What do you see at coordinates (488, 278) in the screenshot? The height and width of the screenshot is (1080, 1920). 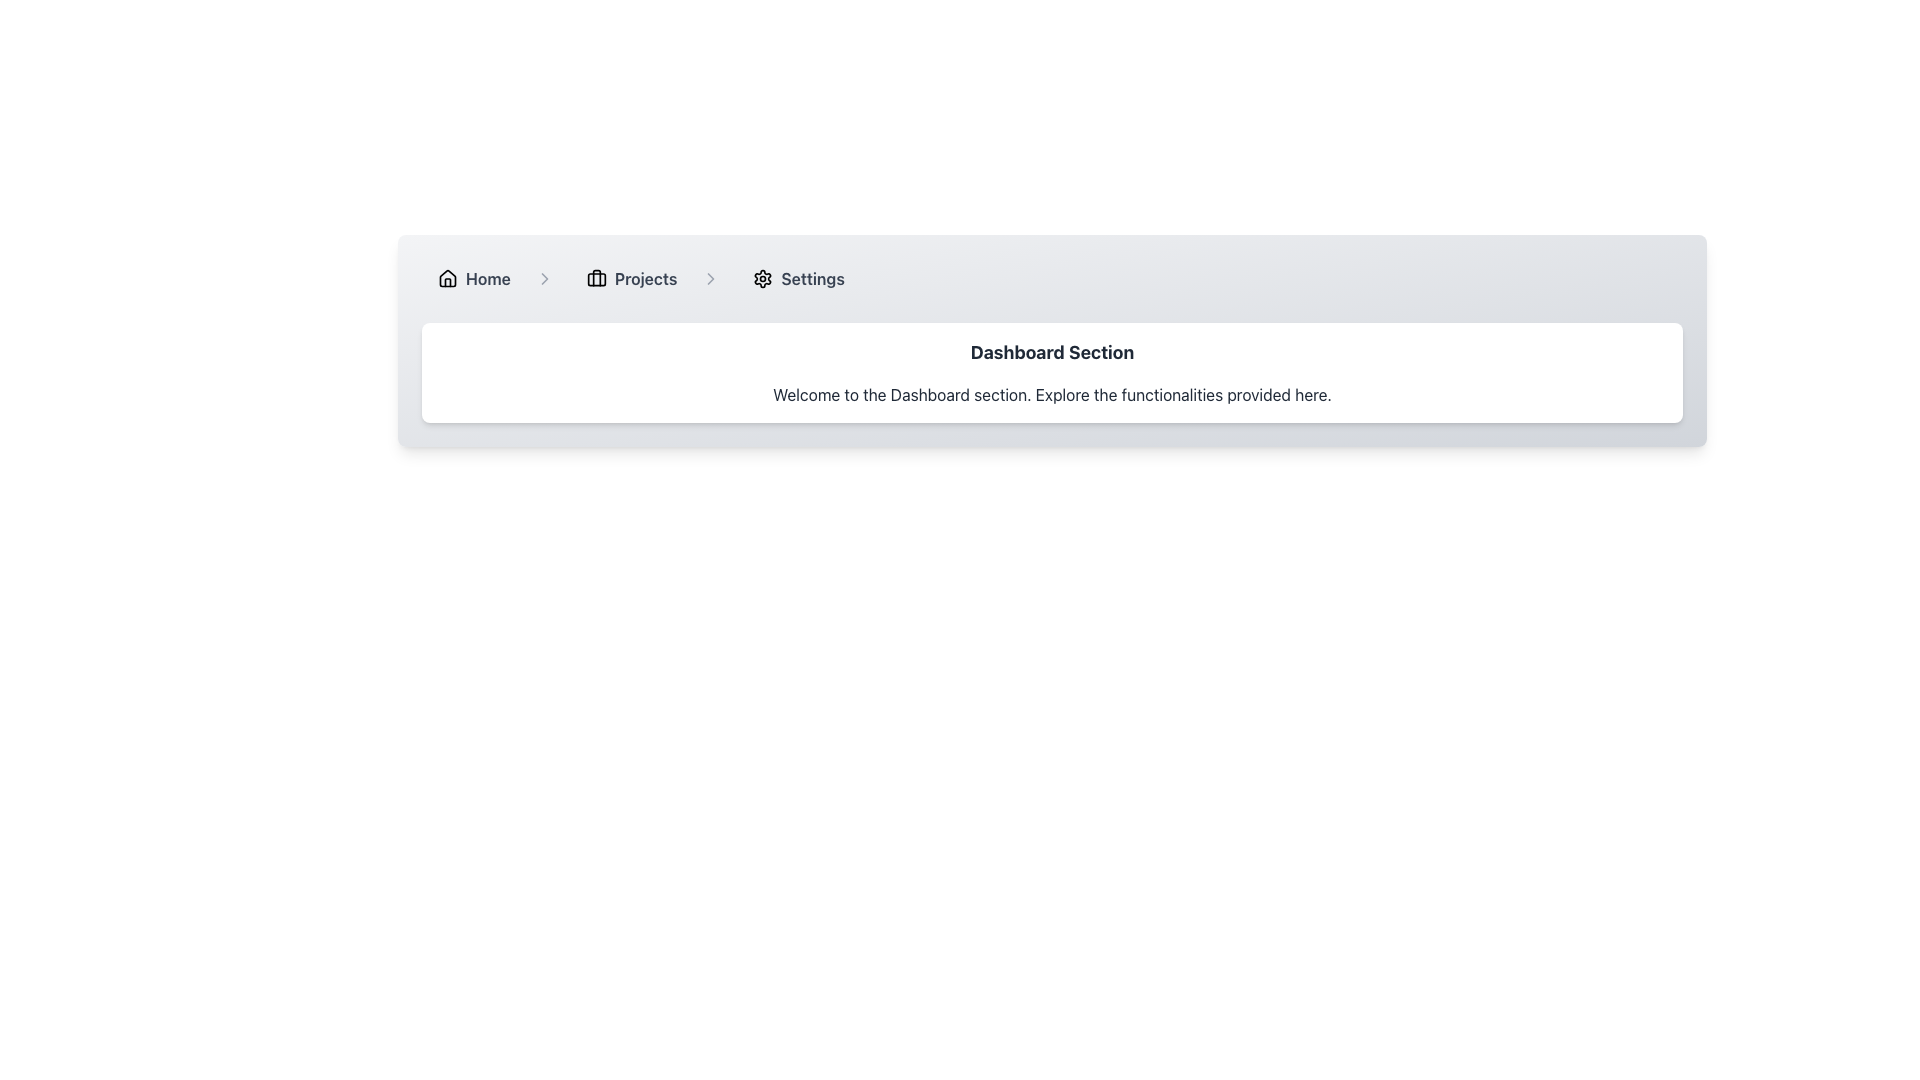 I see `the 'Home' text label in the navigation menu` at bounding box center [488, 278].